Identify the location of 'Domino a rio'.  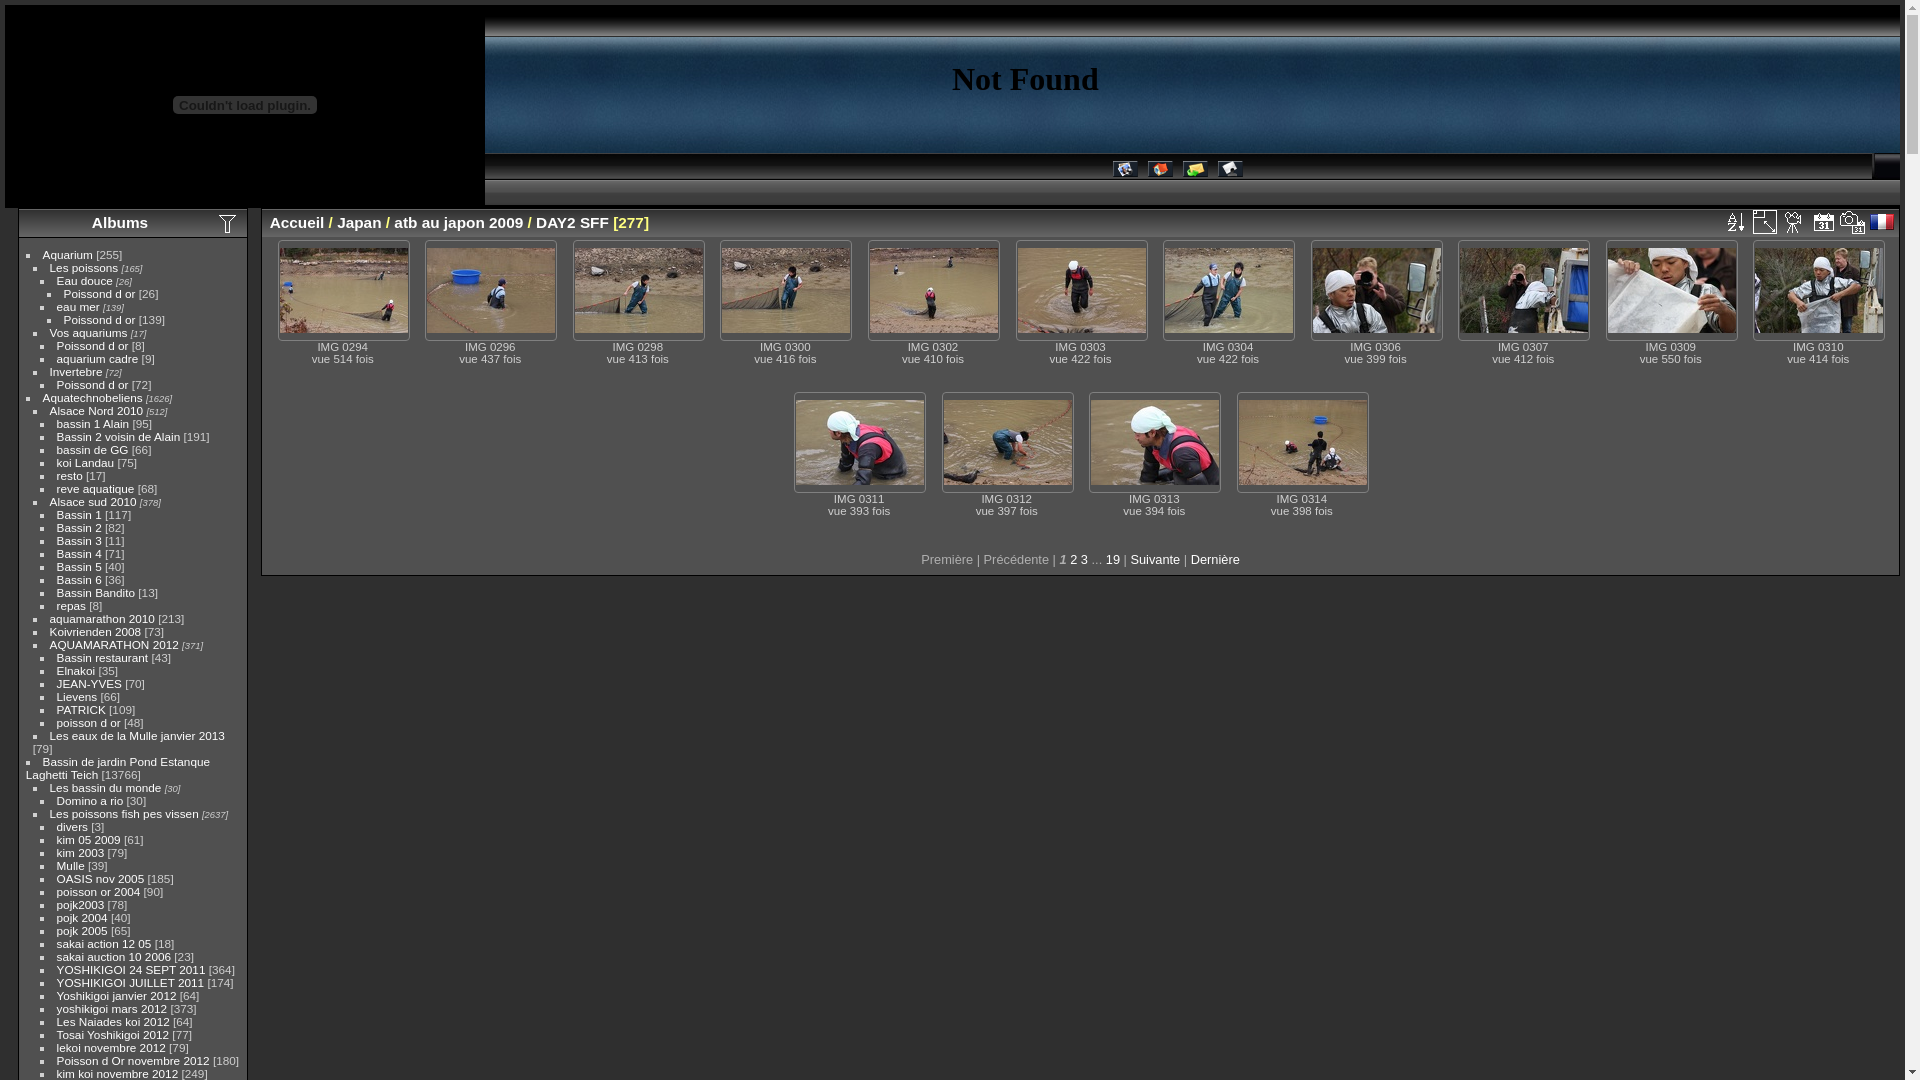
(89, 799).